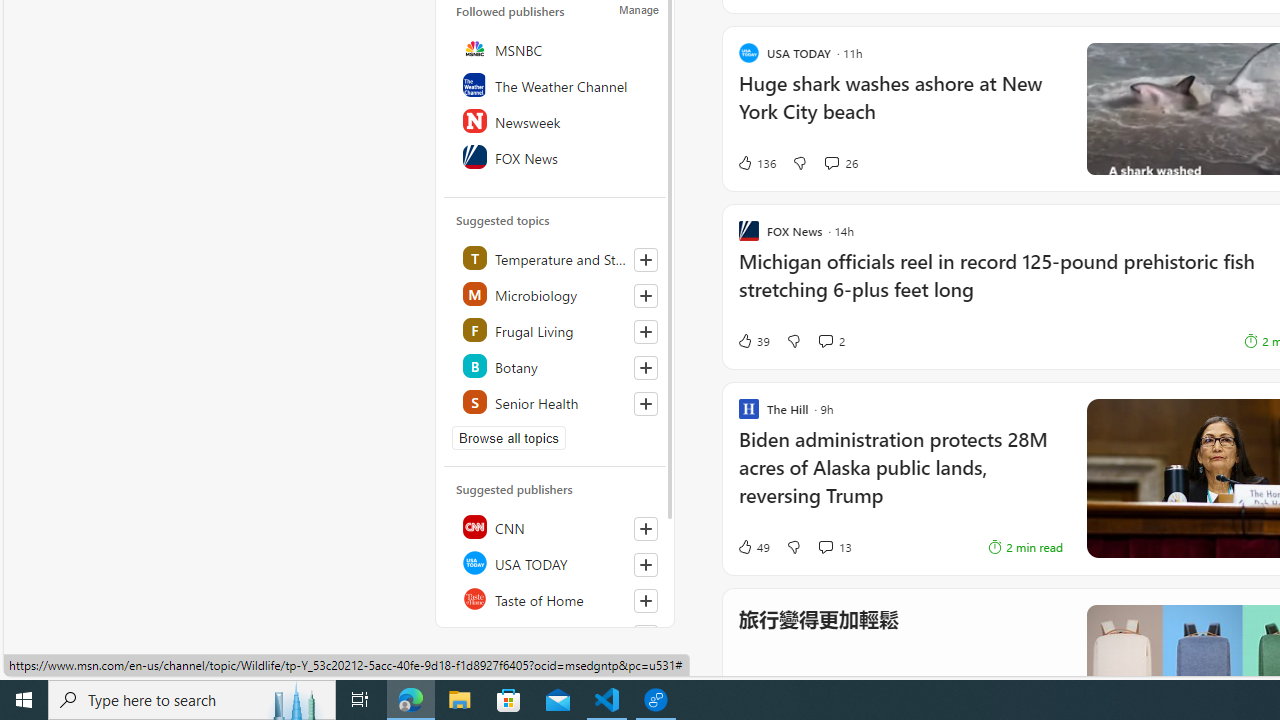 This screenshot has height=720, width=1280. I want to click on '136 Like', so click(754, 162).